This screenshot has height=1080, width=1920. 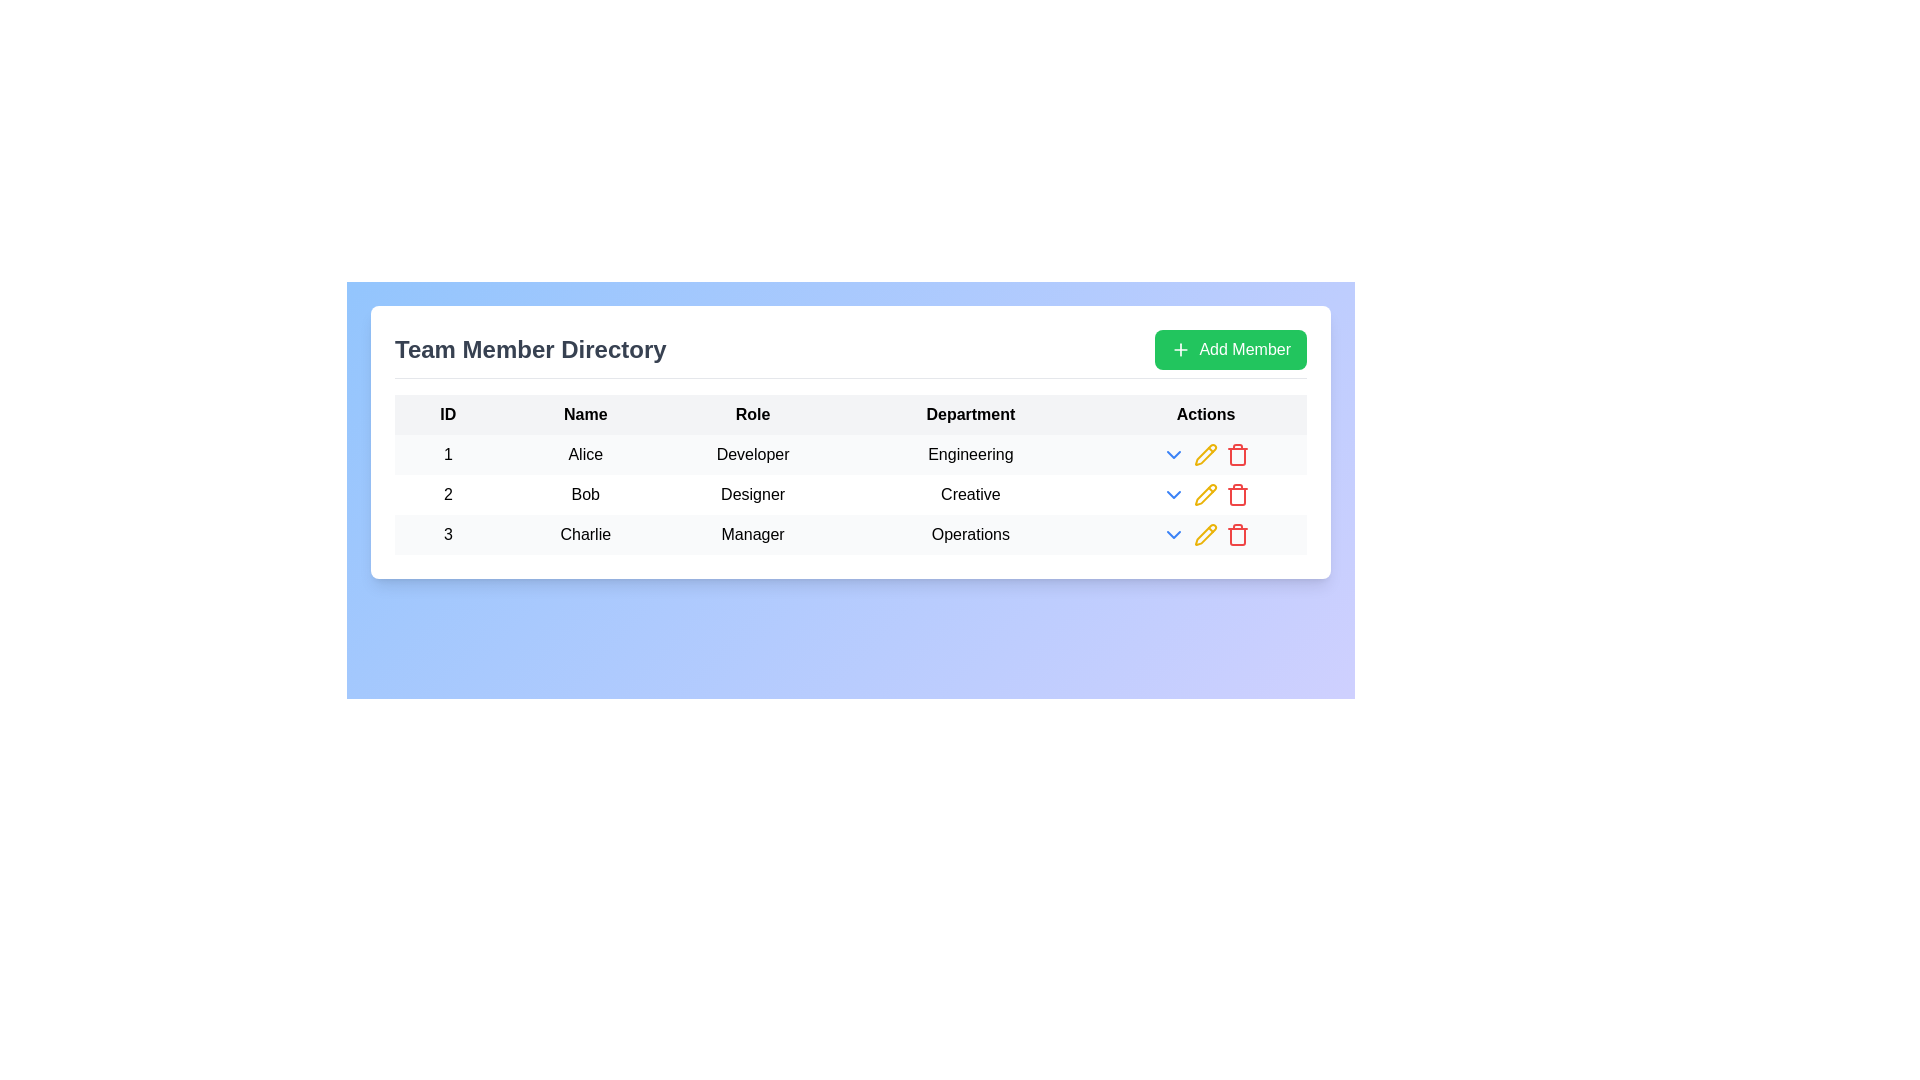 I want to click on the Text element displaying the name 'Charlie' in the third row of the table labeled '3CharlieManagerOperations' in the 'Name' column, so click(x=584, y=534).